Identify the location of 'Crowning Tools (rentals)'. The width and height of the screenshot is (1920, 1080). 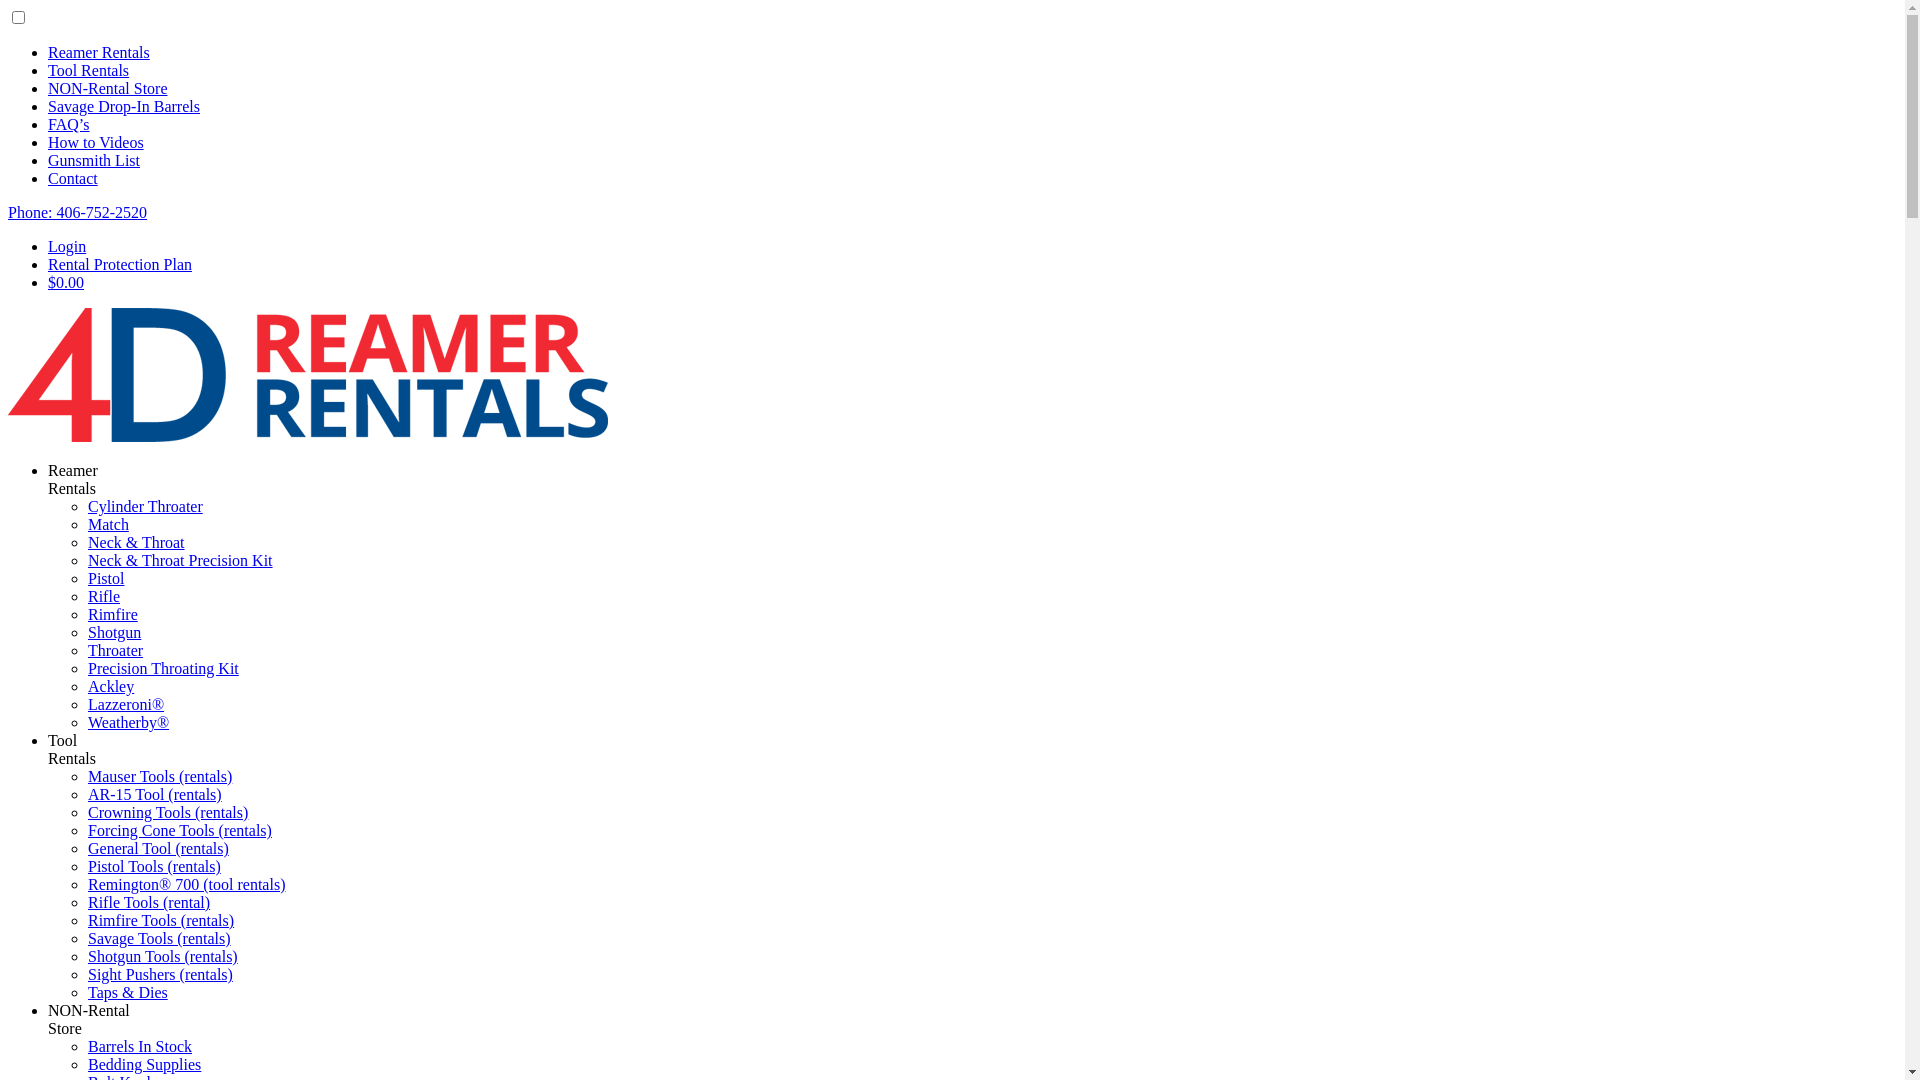
(168, 812).